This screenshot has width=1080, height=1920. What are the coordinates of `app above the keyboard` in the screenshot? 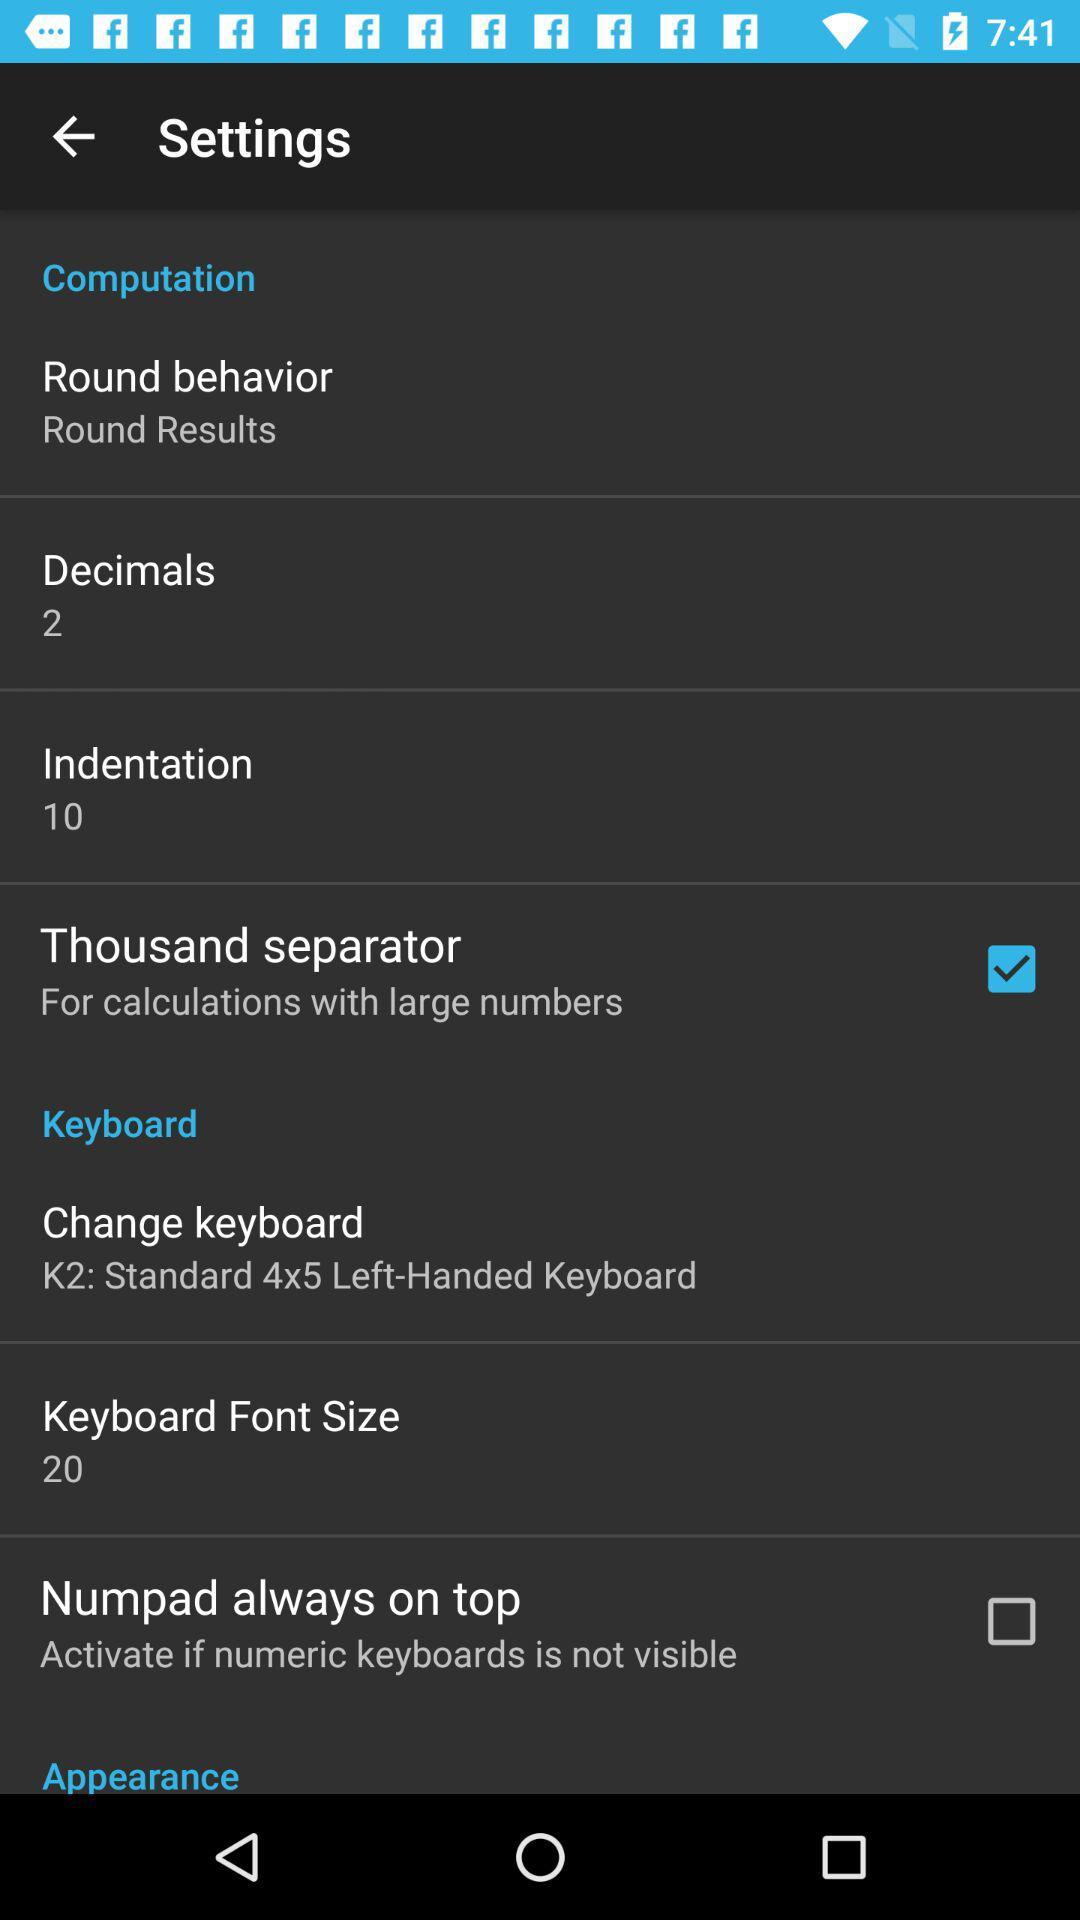 It's located at (330, 1000).